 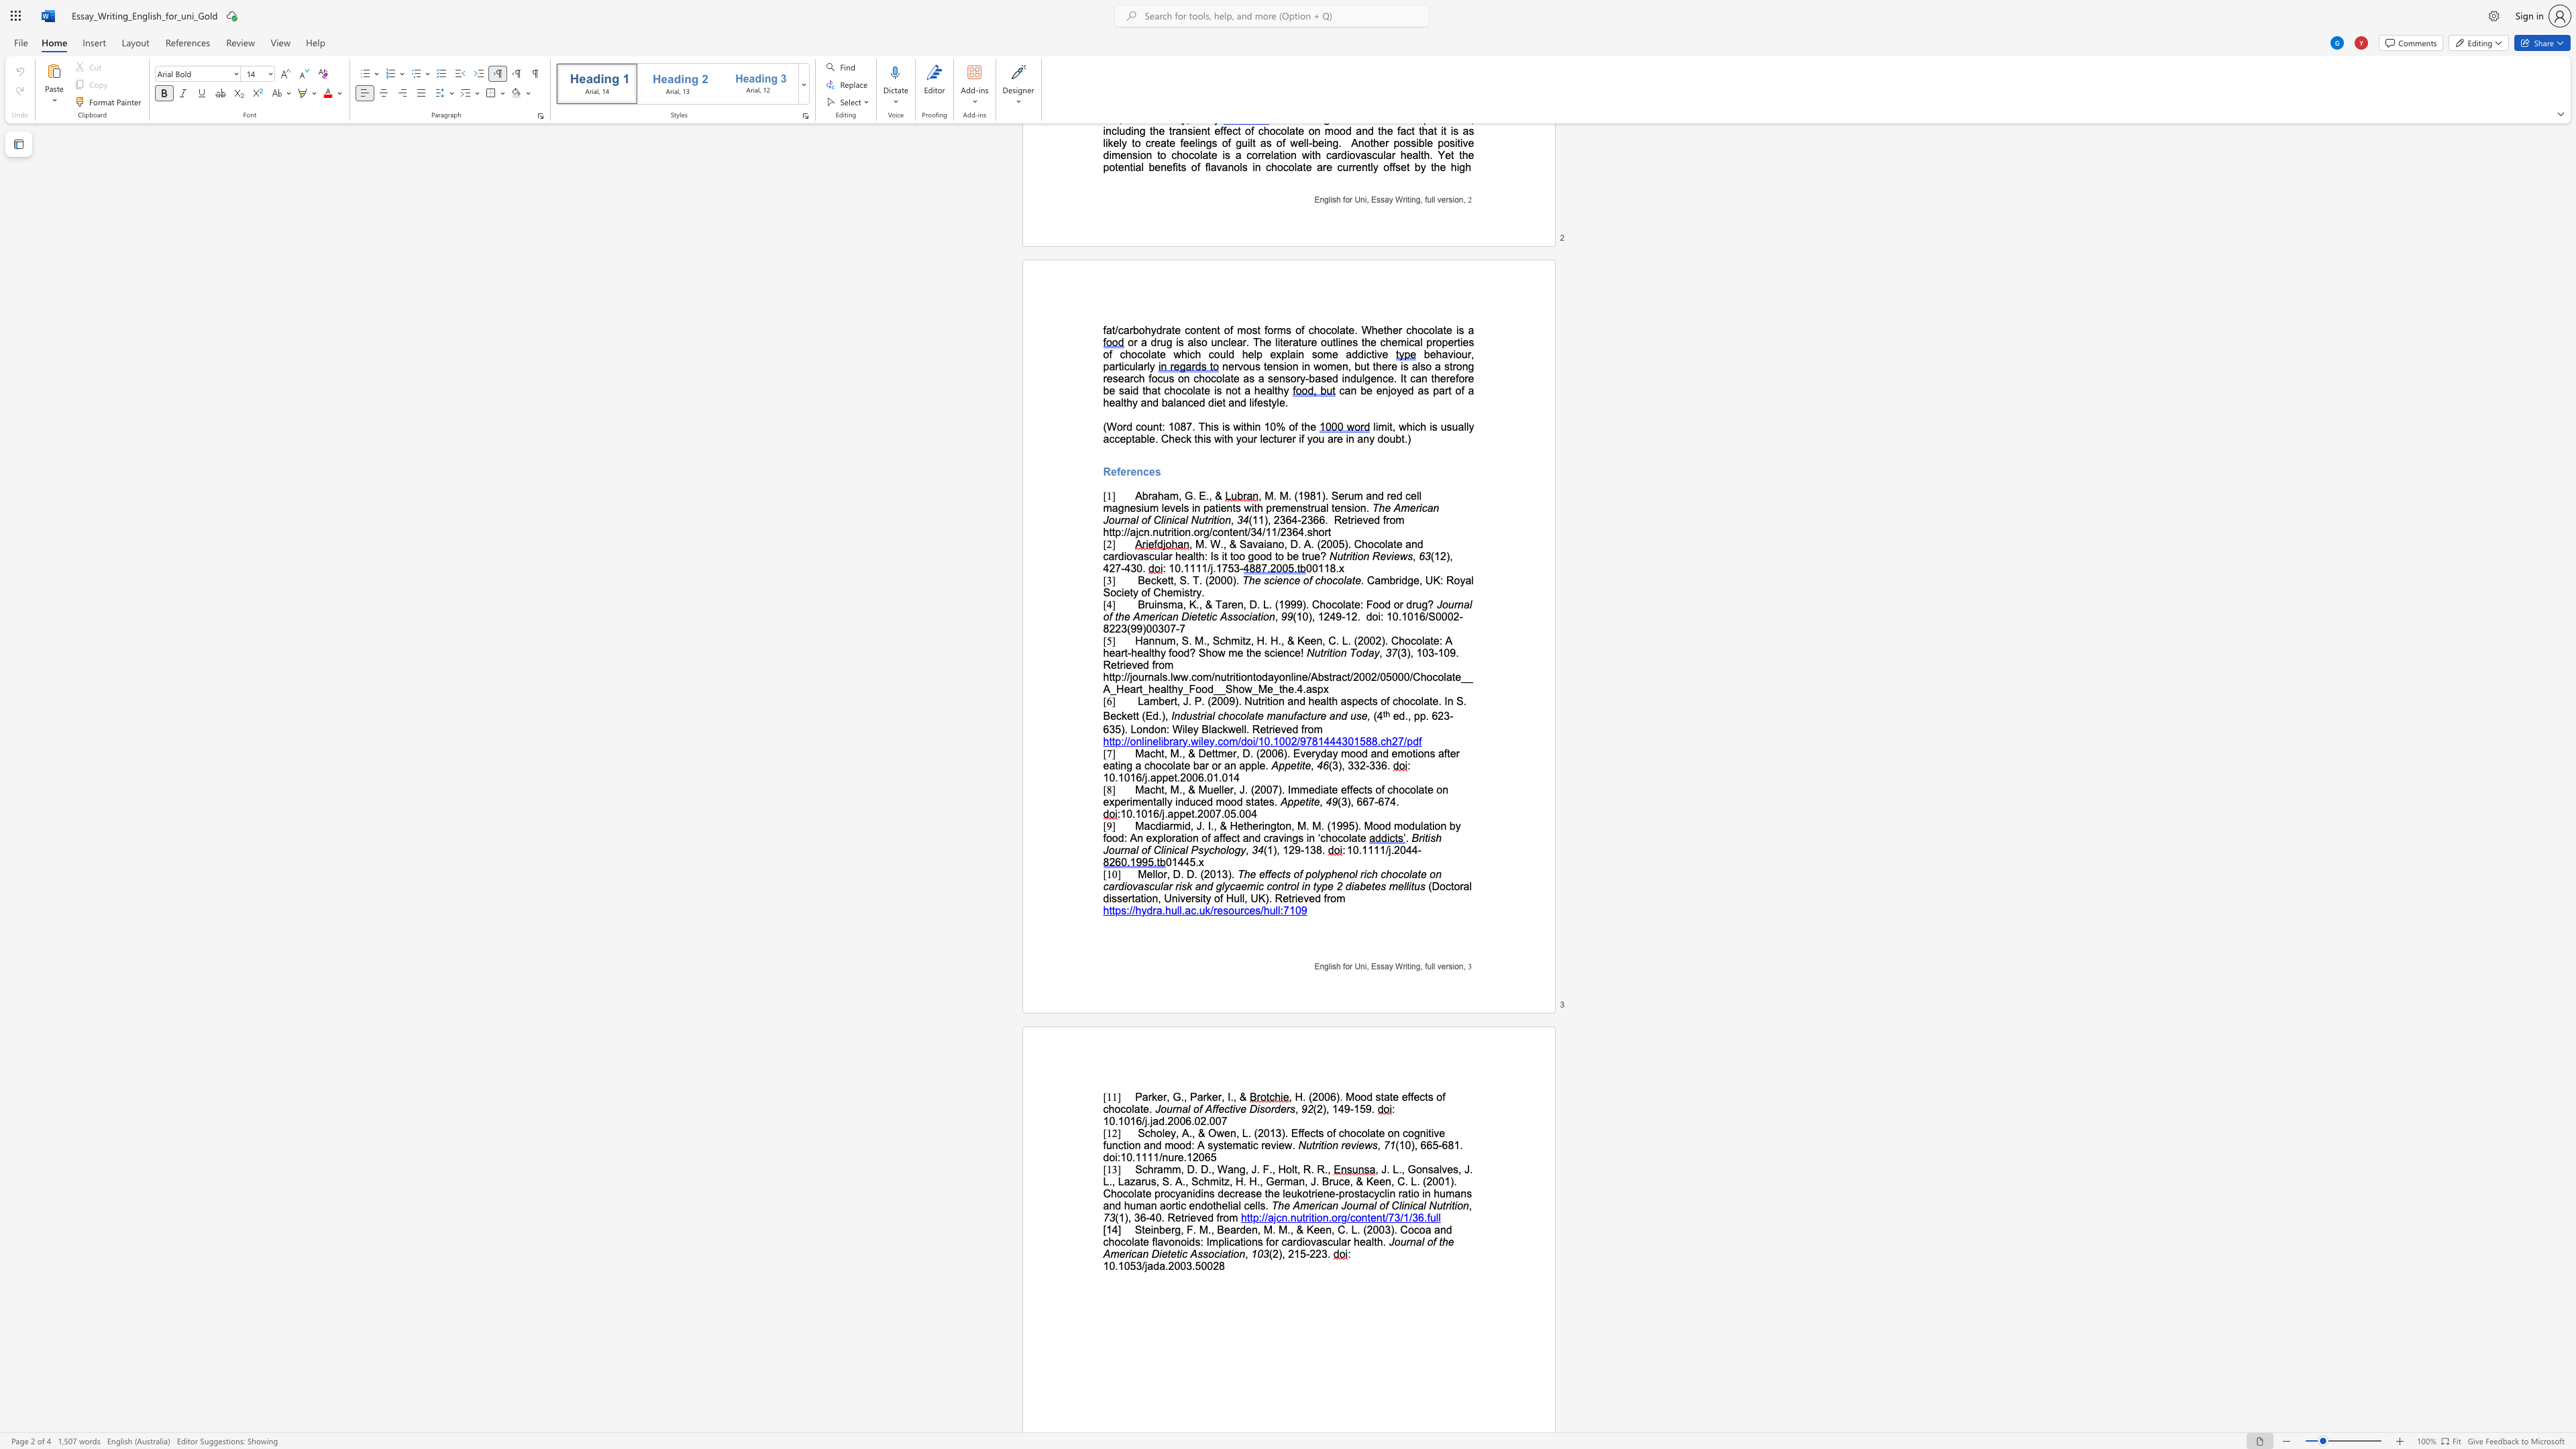 I want to click on the subset text "38." within the text "(1), 129-138.", so click(x=1309, y=850).